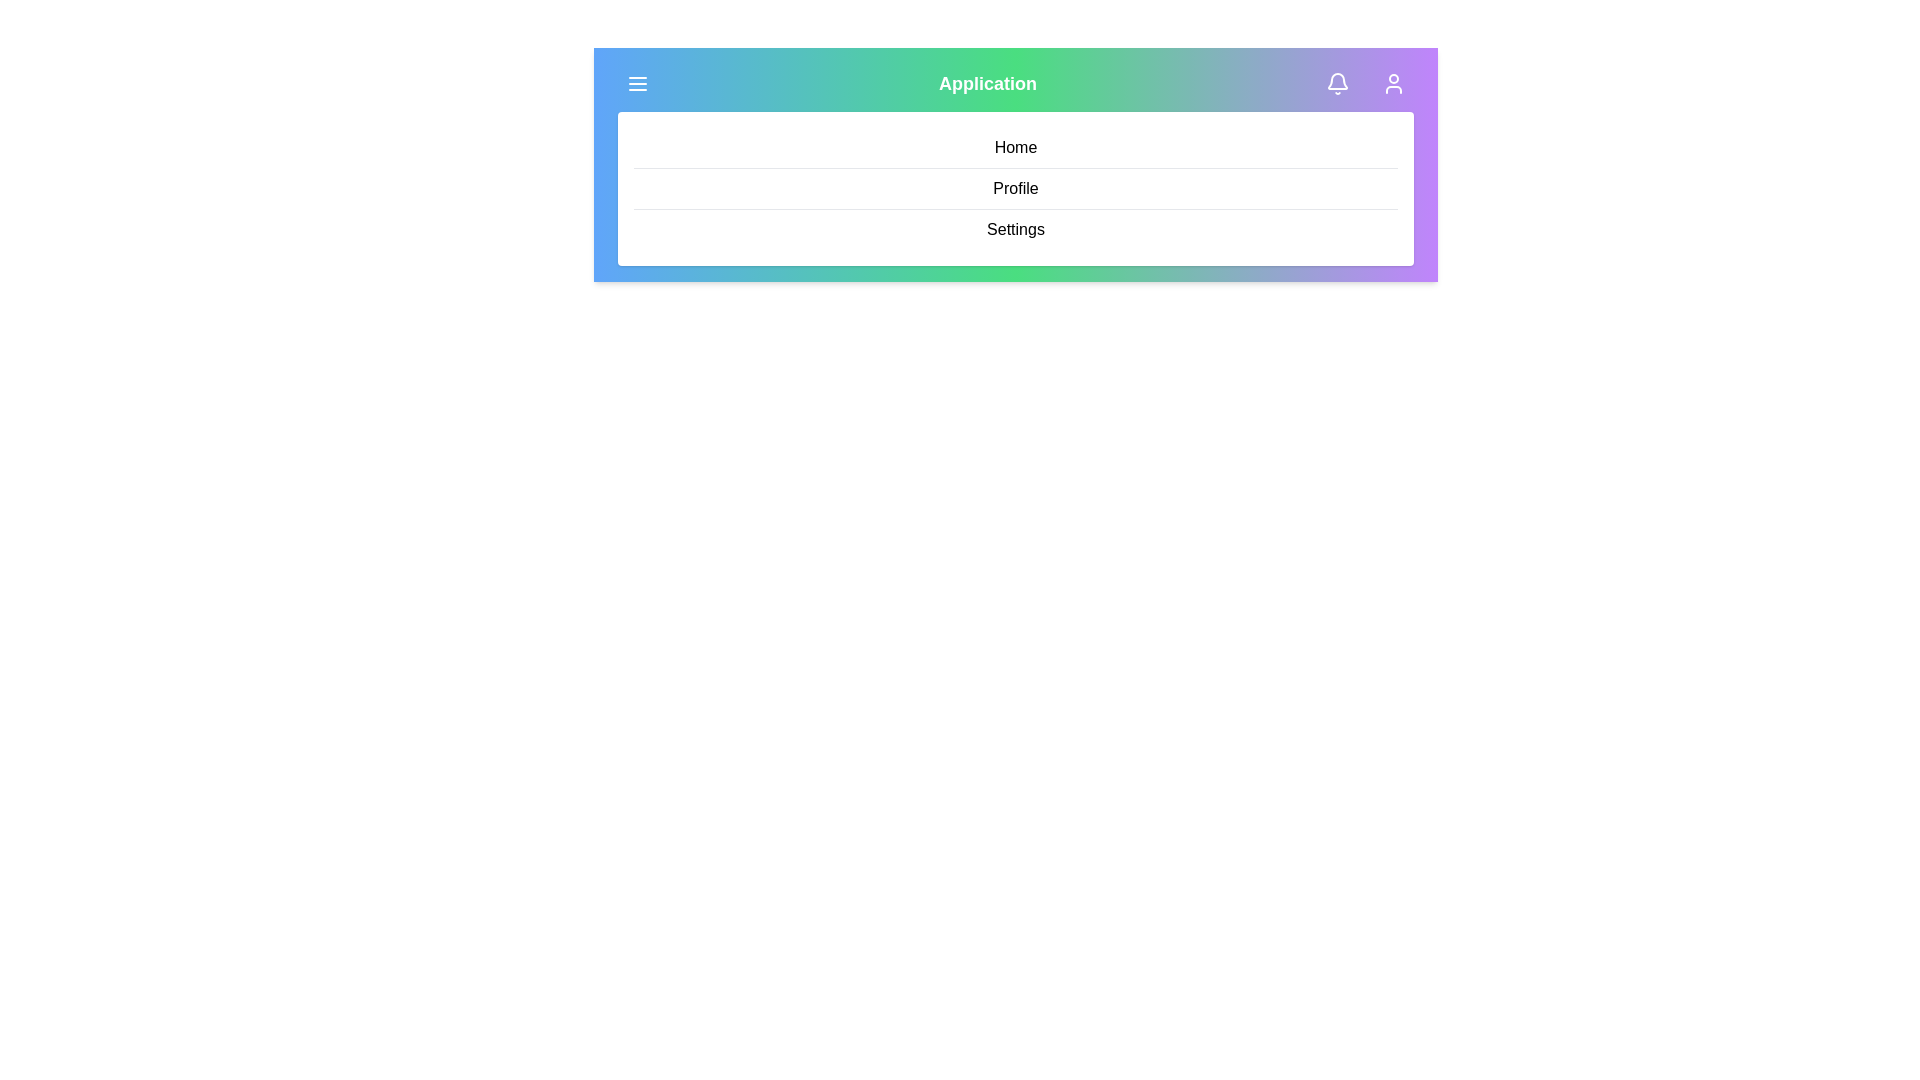 The height and width of the screenshot is (1080, 1920). Describe the element at coordinates (1016, 189) in the screenshot. I see `the menu item Profile from the options Home, Profile, and Settings` at that location.